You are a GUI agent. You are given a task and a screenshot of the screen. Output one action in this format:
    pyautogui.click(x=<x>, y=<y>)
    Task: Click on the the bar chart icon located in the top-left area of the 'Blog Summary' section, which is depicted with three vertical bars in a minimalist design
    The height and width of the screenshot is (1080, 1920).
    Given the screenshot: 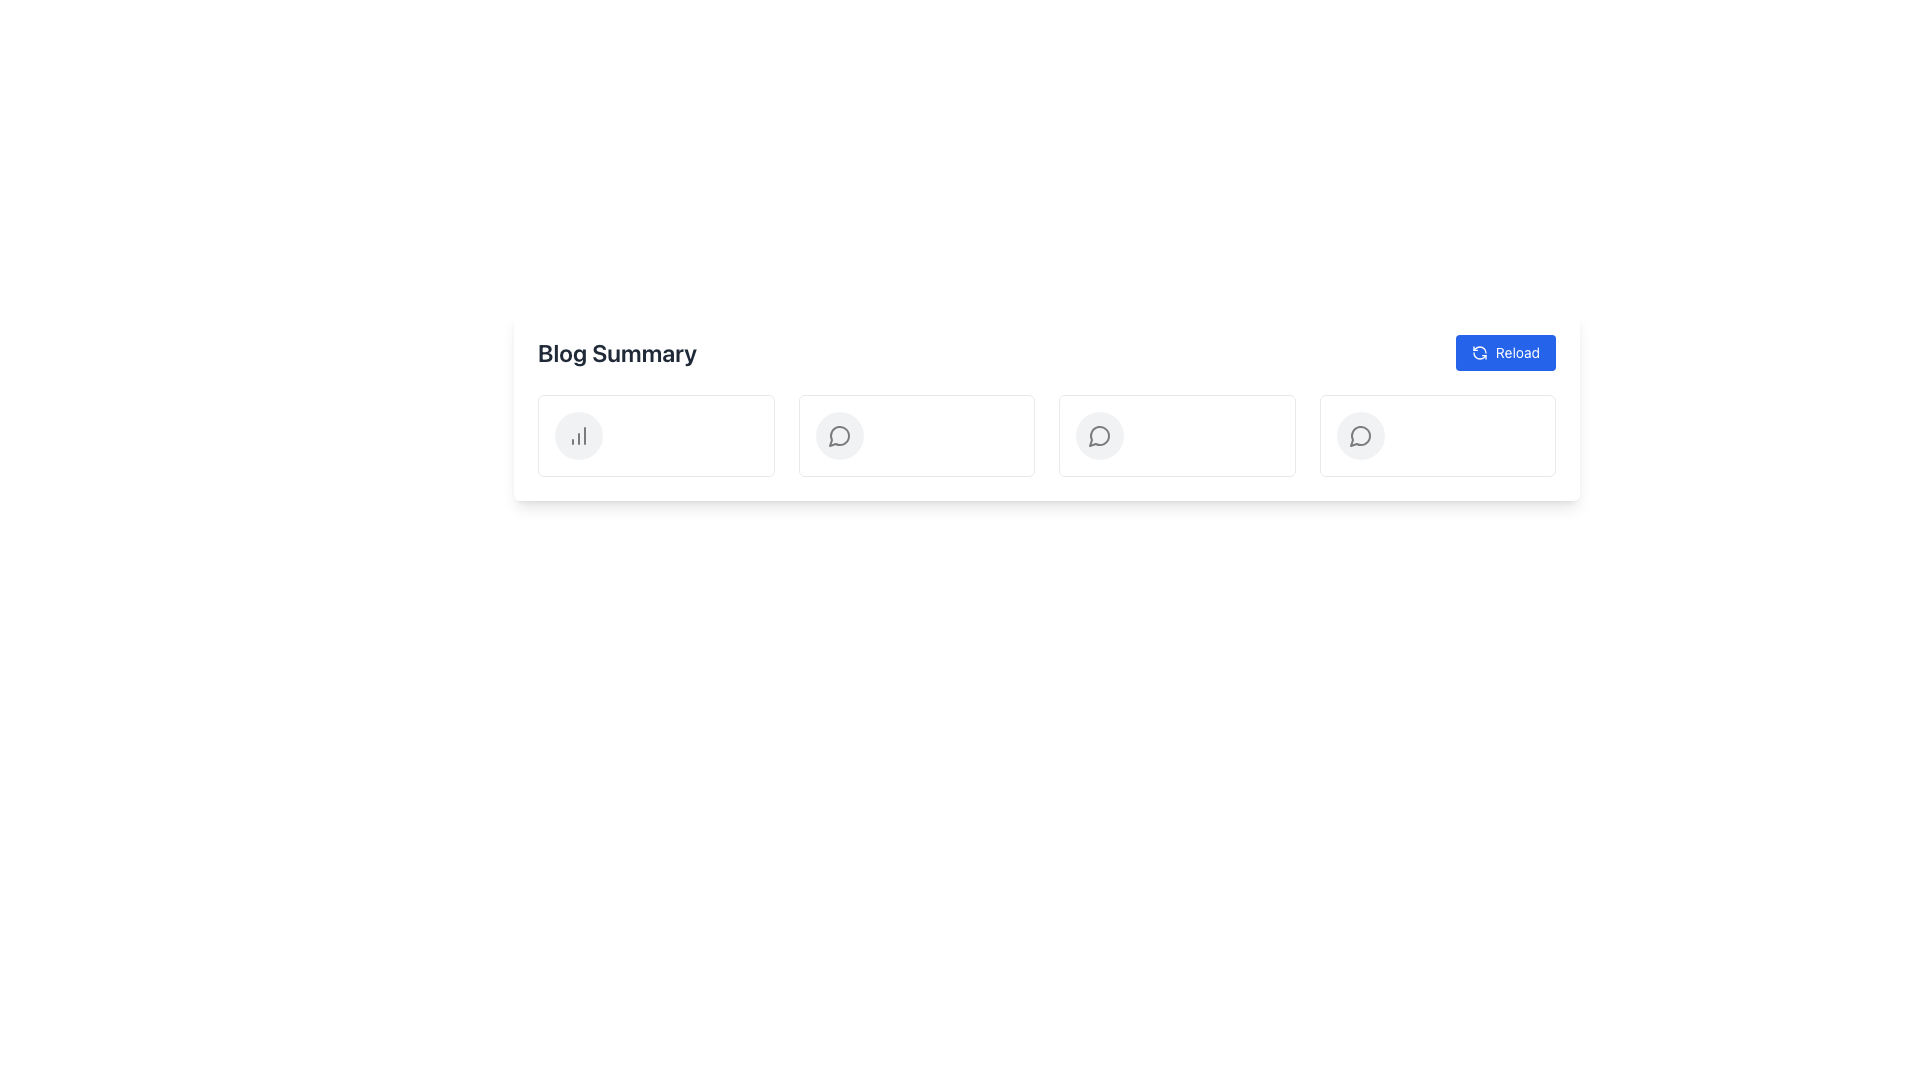 What is the action you would take?
    pyautogui.click(x=578, y=434)
    